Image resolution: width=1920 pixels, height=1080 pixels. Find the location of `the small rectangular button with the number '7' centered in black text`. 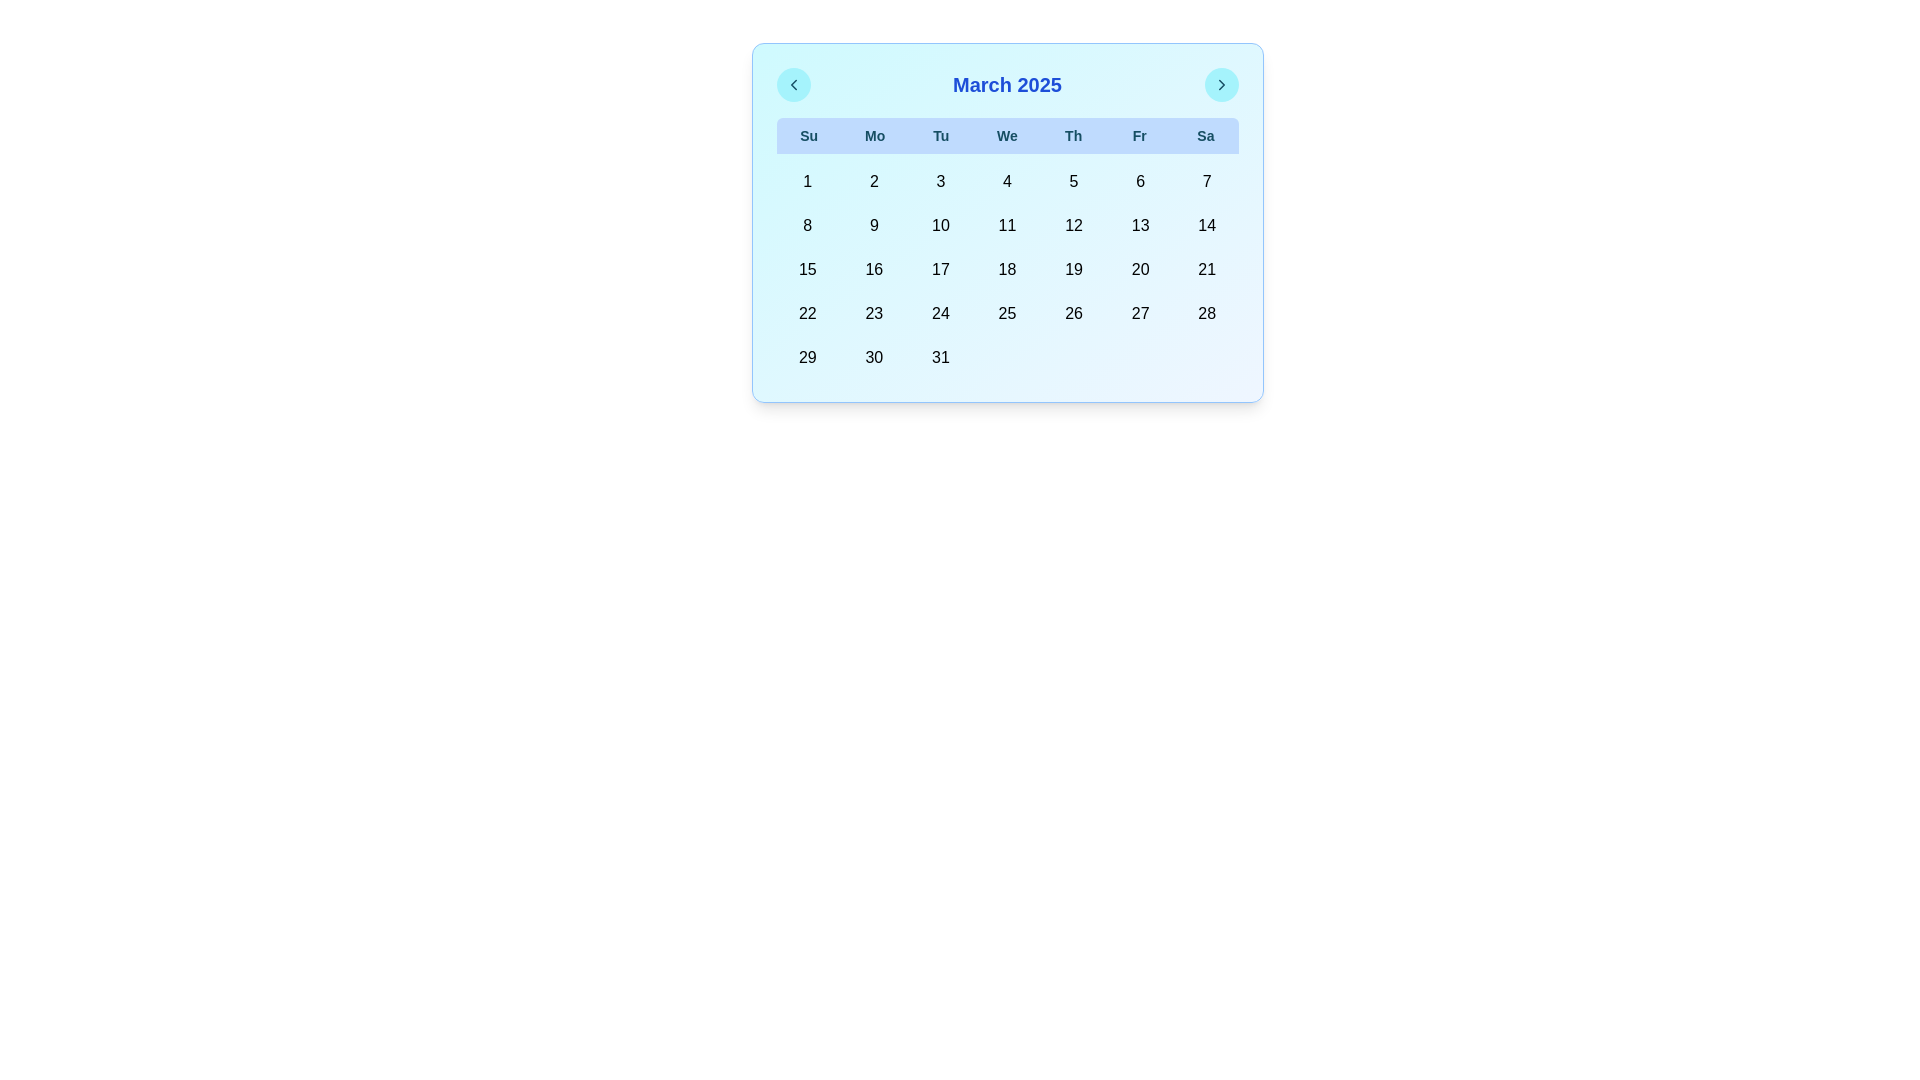

the small rectangular button with the number '7' centered in black text is located at coordinates (1206, 181).